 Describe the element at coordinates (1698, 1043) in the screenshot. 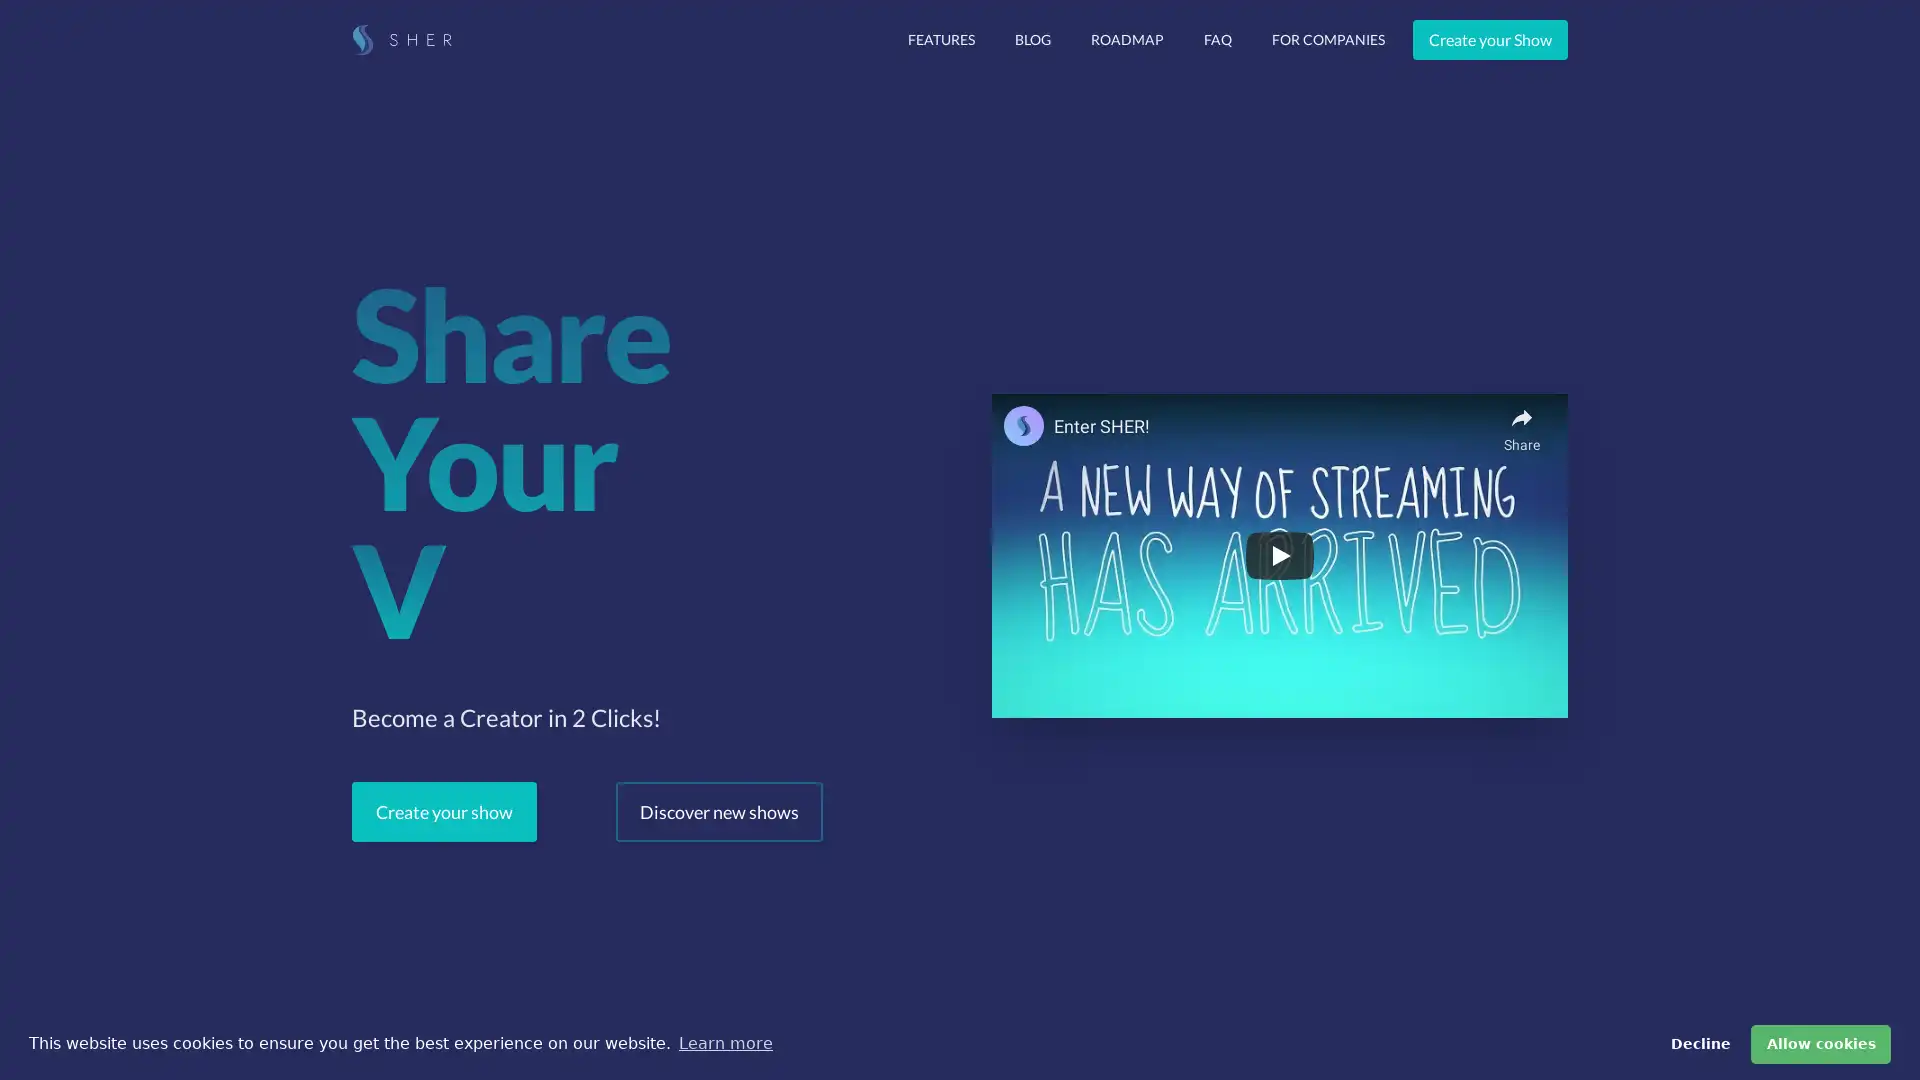

I see `deny cookies` at that location.